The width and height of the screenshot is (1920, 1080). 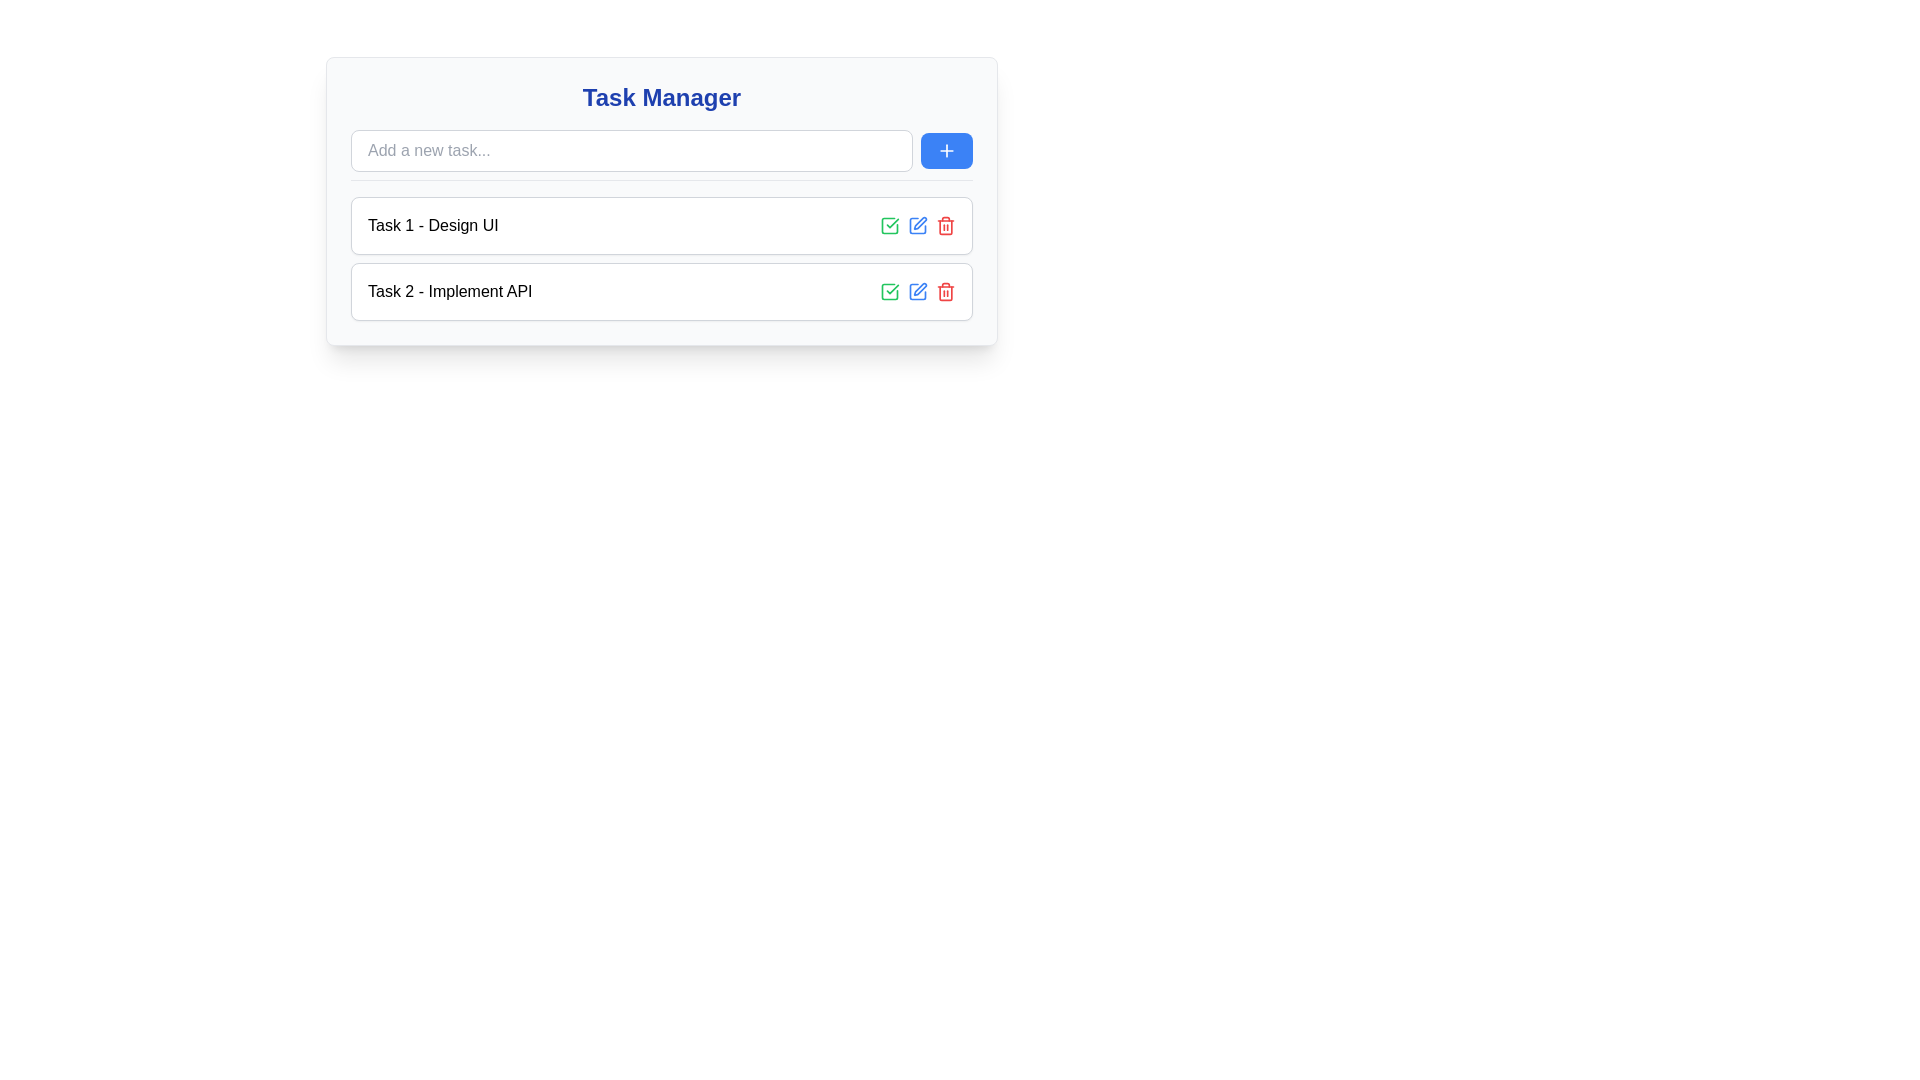 I want to click on the red outlined trash icon button on the right side of the task manager interface, so click(x=944, y=225).